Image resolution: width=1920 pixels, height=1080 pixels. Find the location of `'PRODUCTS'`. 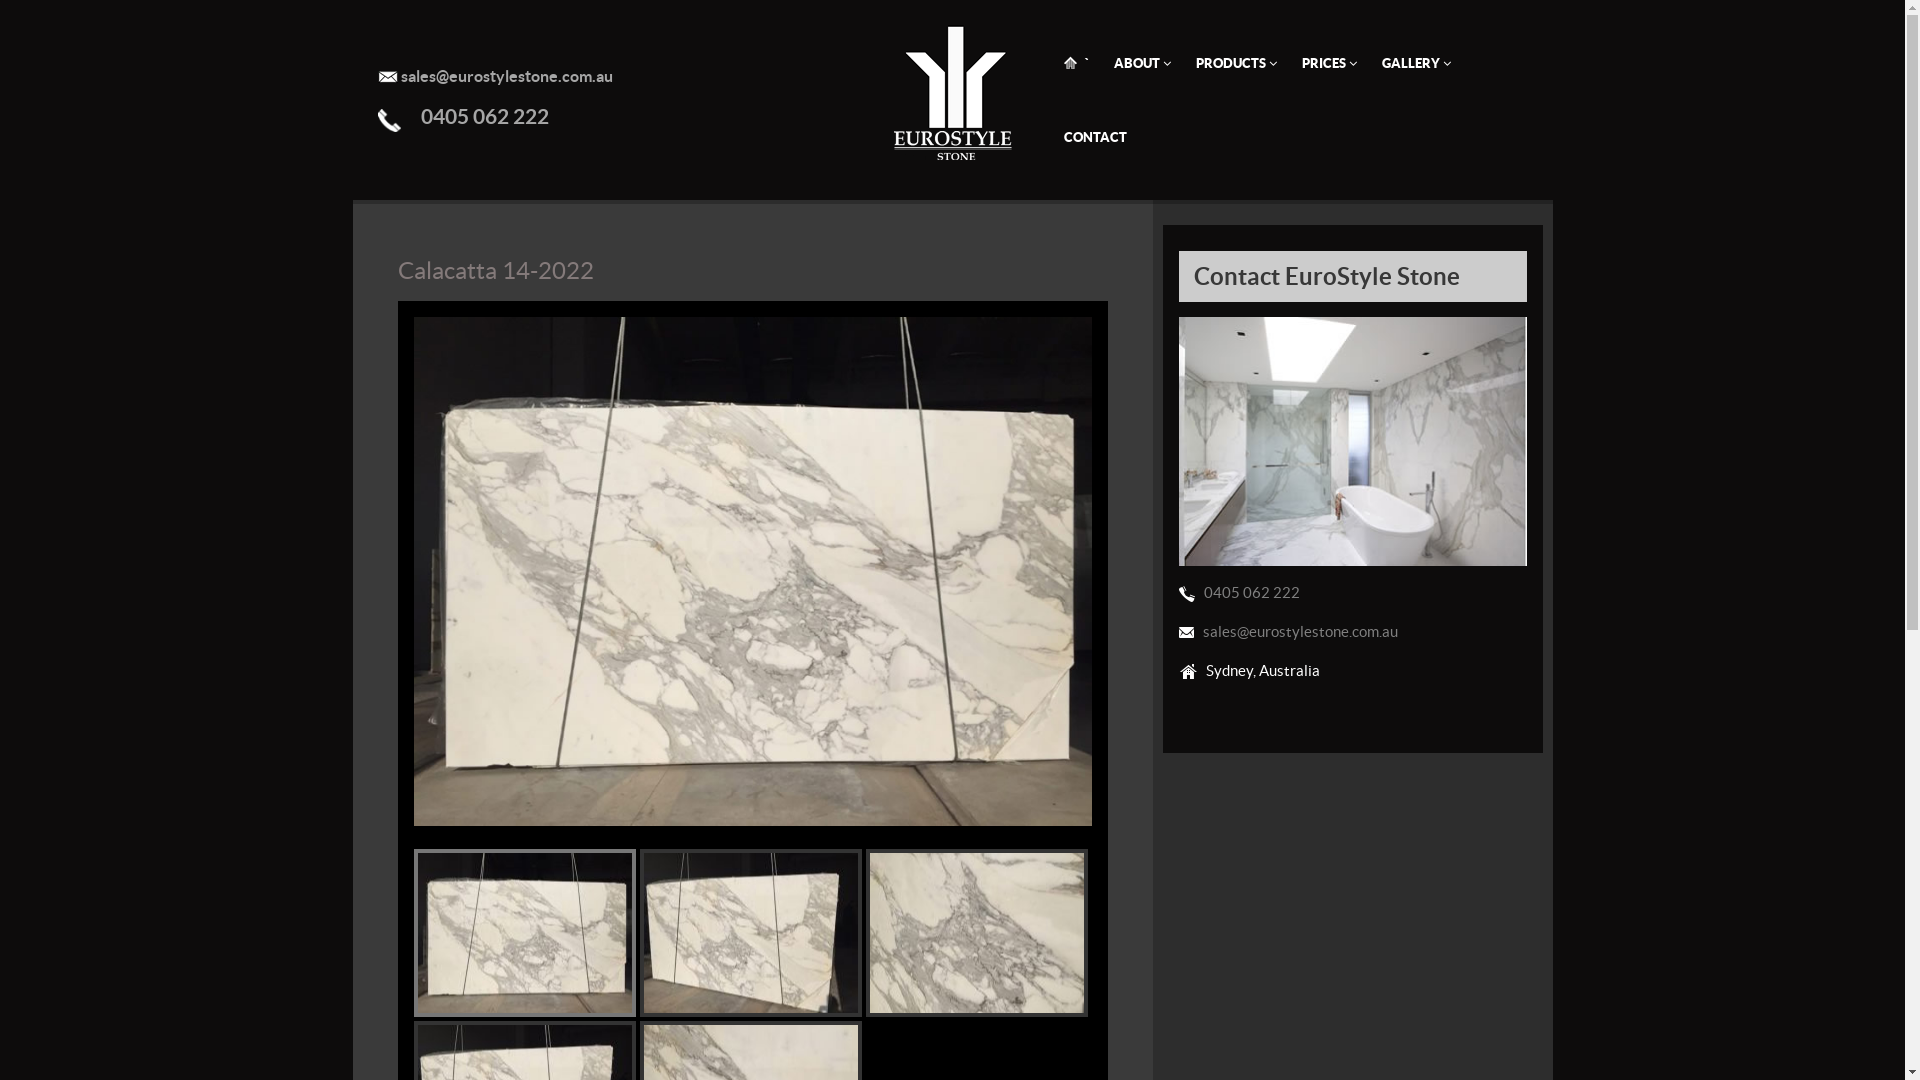

'PRODUCTS' is located at coordinates (1185, 62).